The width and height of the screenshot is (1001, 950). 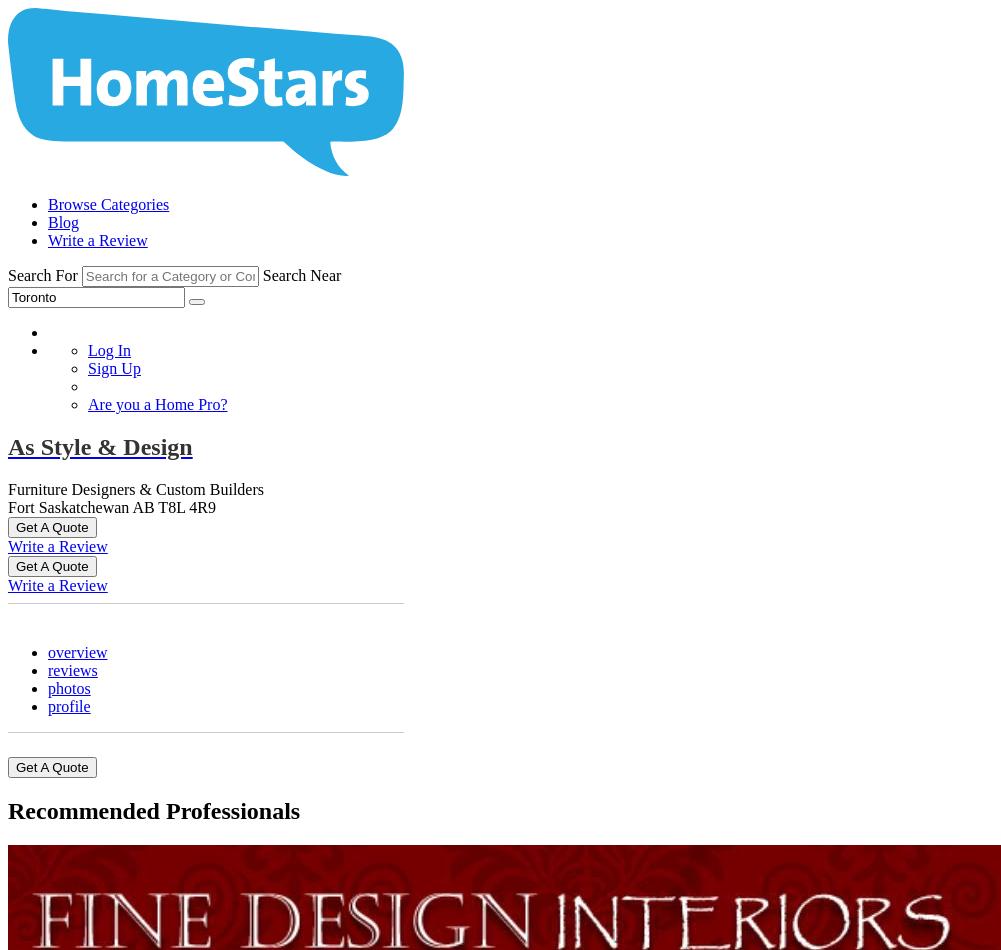 What do you see at coordinates (260, 273) in the screenshot?
I see `'Search Near'` at bounding box center [260, 273].